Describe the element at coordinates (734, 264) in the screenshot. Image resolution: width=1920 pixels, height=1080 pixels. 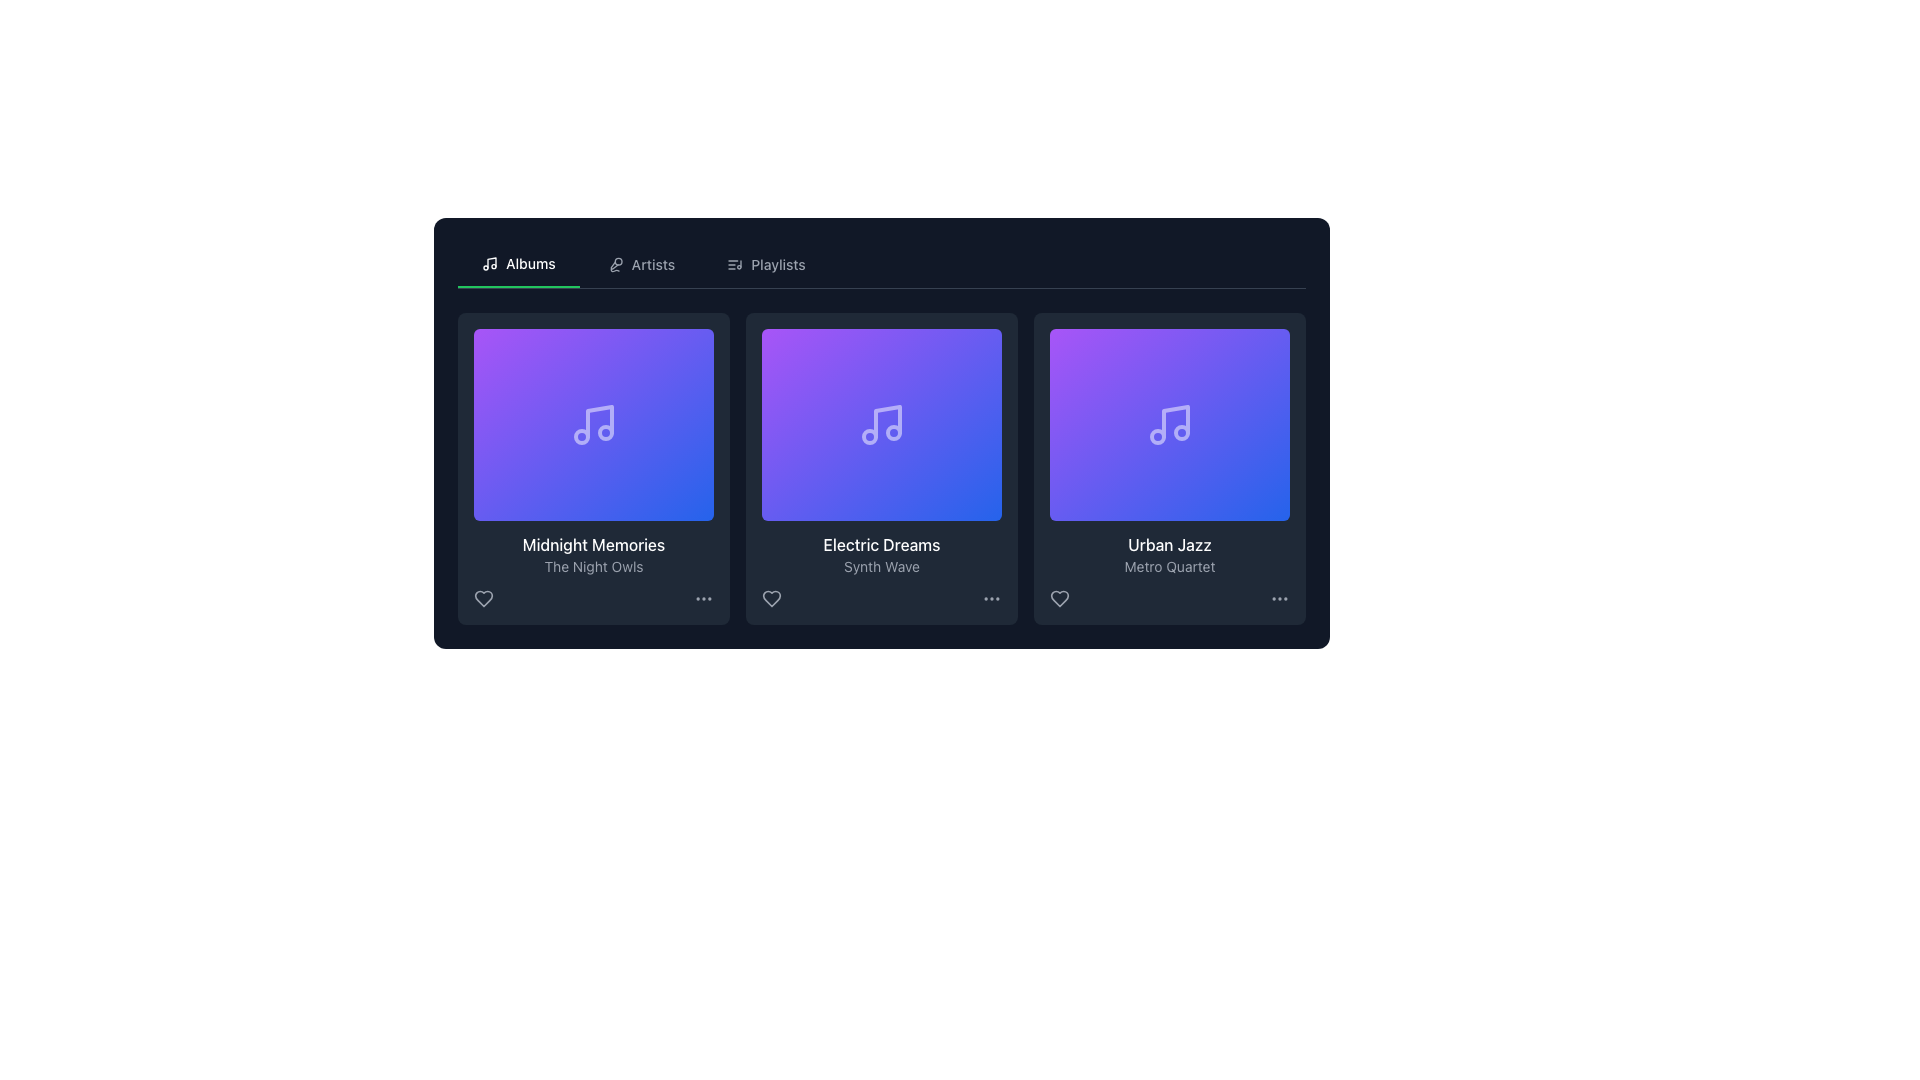
I see `the small musical list symbol icon located to the left of the 'Playlists' text in the header of the navigation area` at that location.